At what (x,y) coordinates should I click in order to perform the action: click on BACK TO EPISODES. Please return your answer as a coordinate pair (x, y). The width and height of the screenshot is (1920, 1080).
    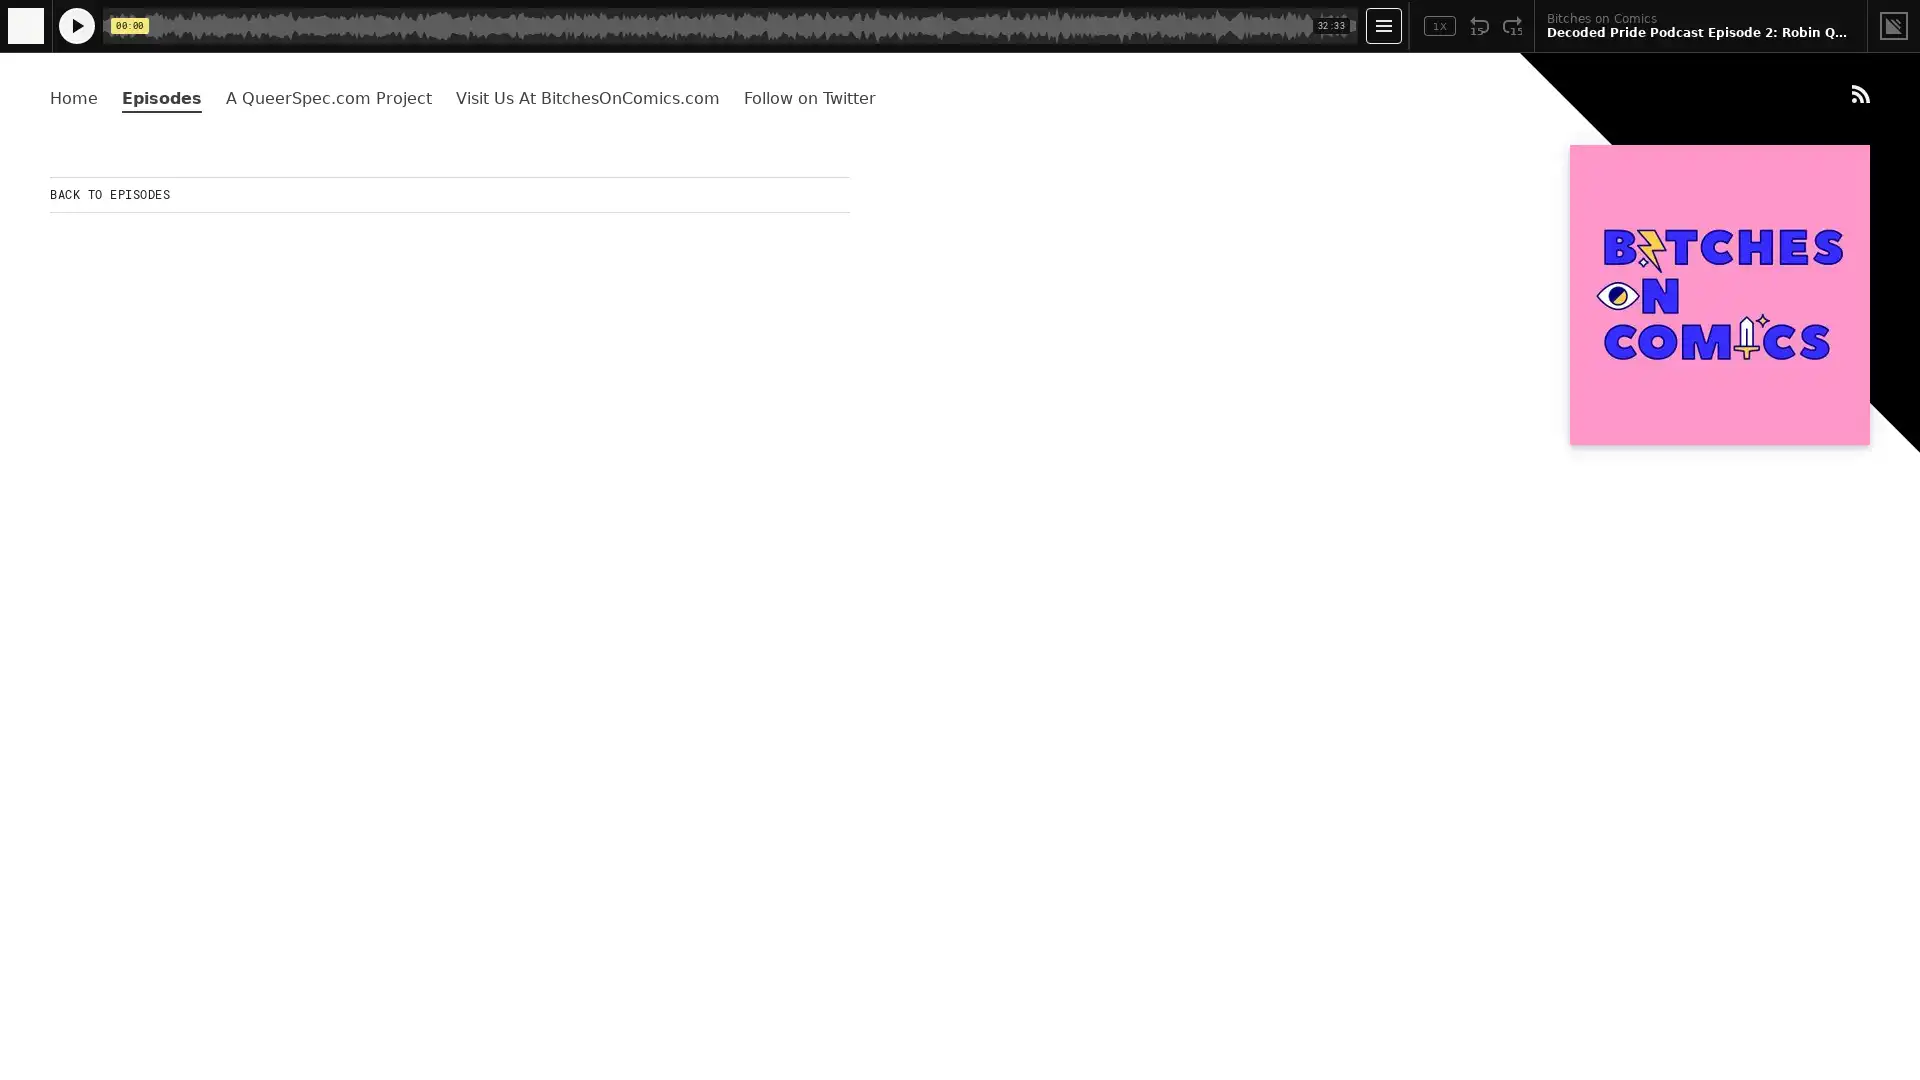
    Looking at the image, I should click on (449, 195).